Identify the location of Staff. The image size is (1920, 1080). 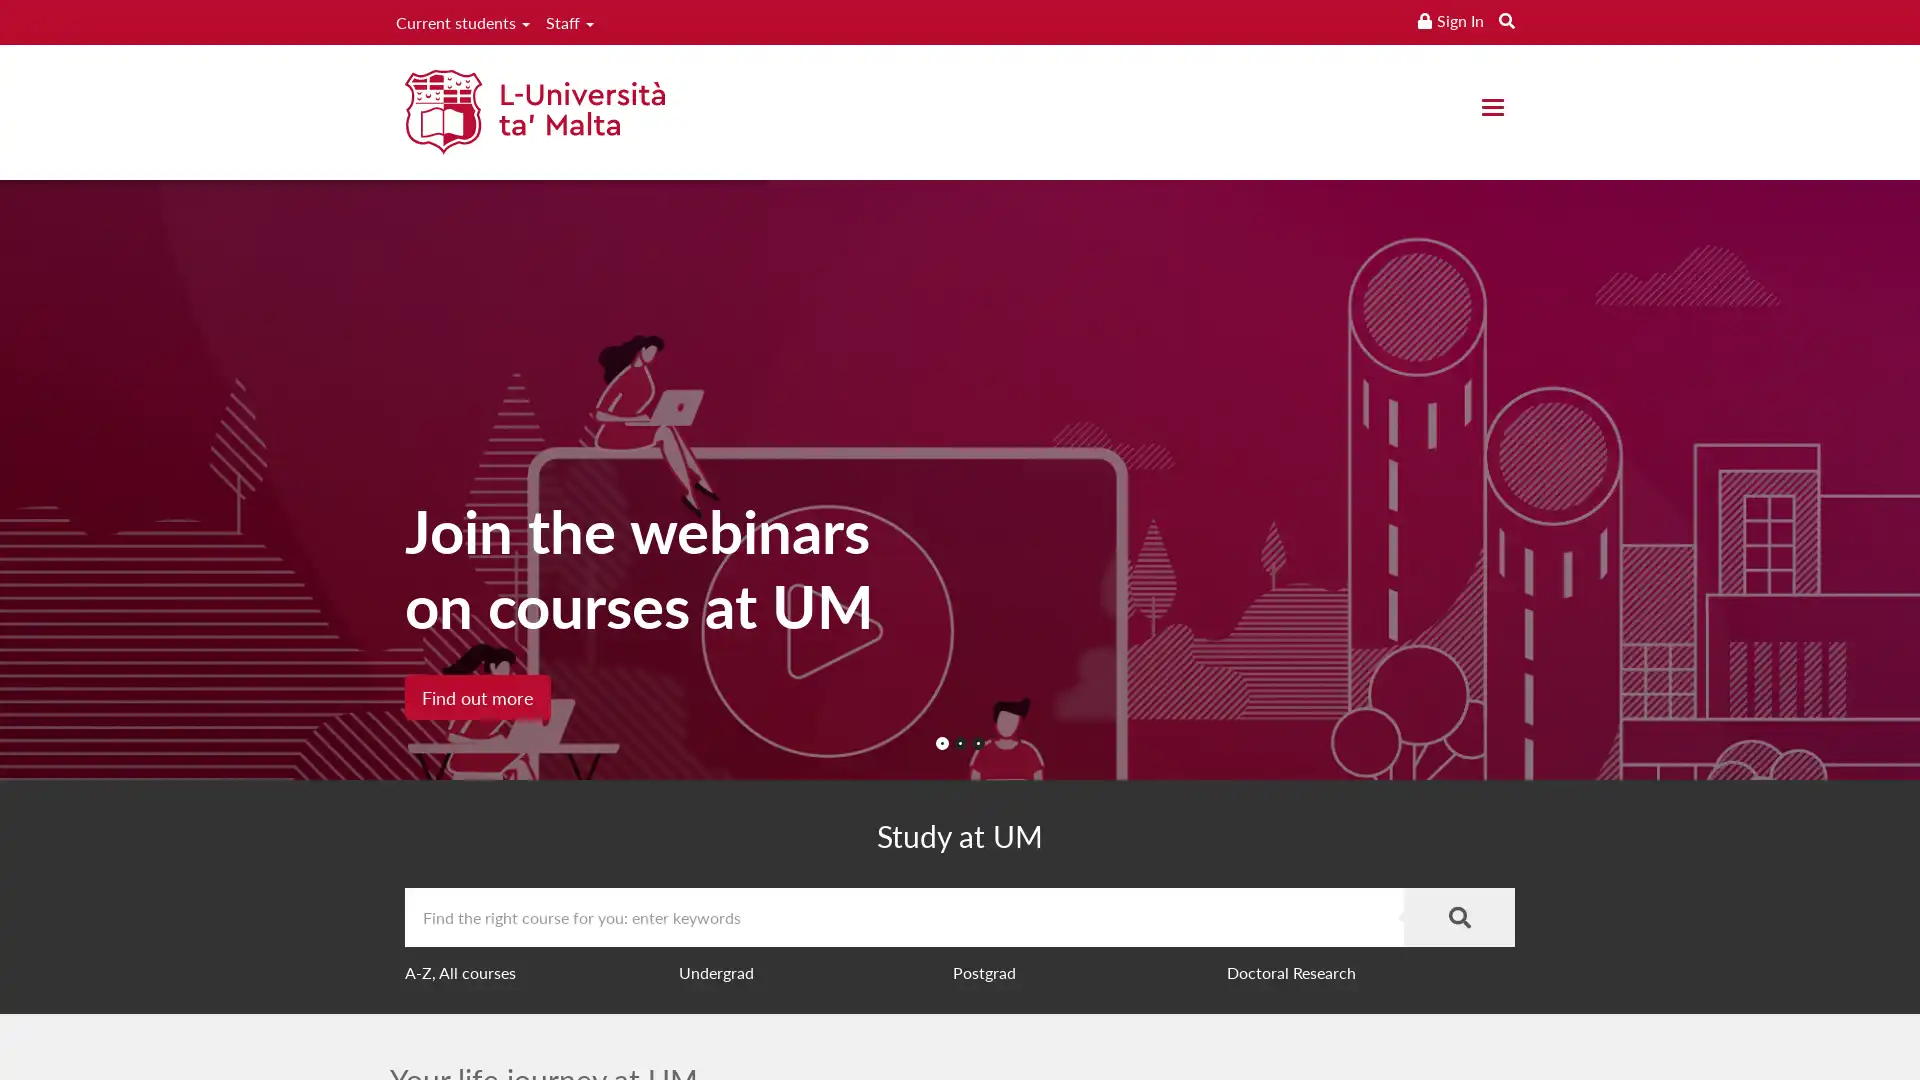
(569, 23).